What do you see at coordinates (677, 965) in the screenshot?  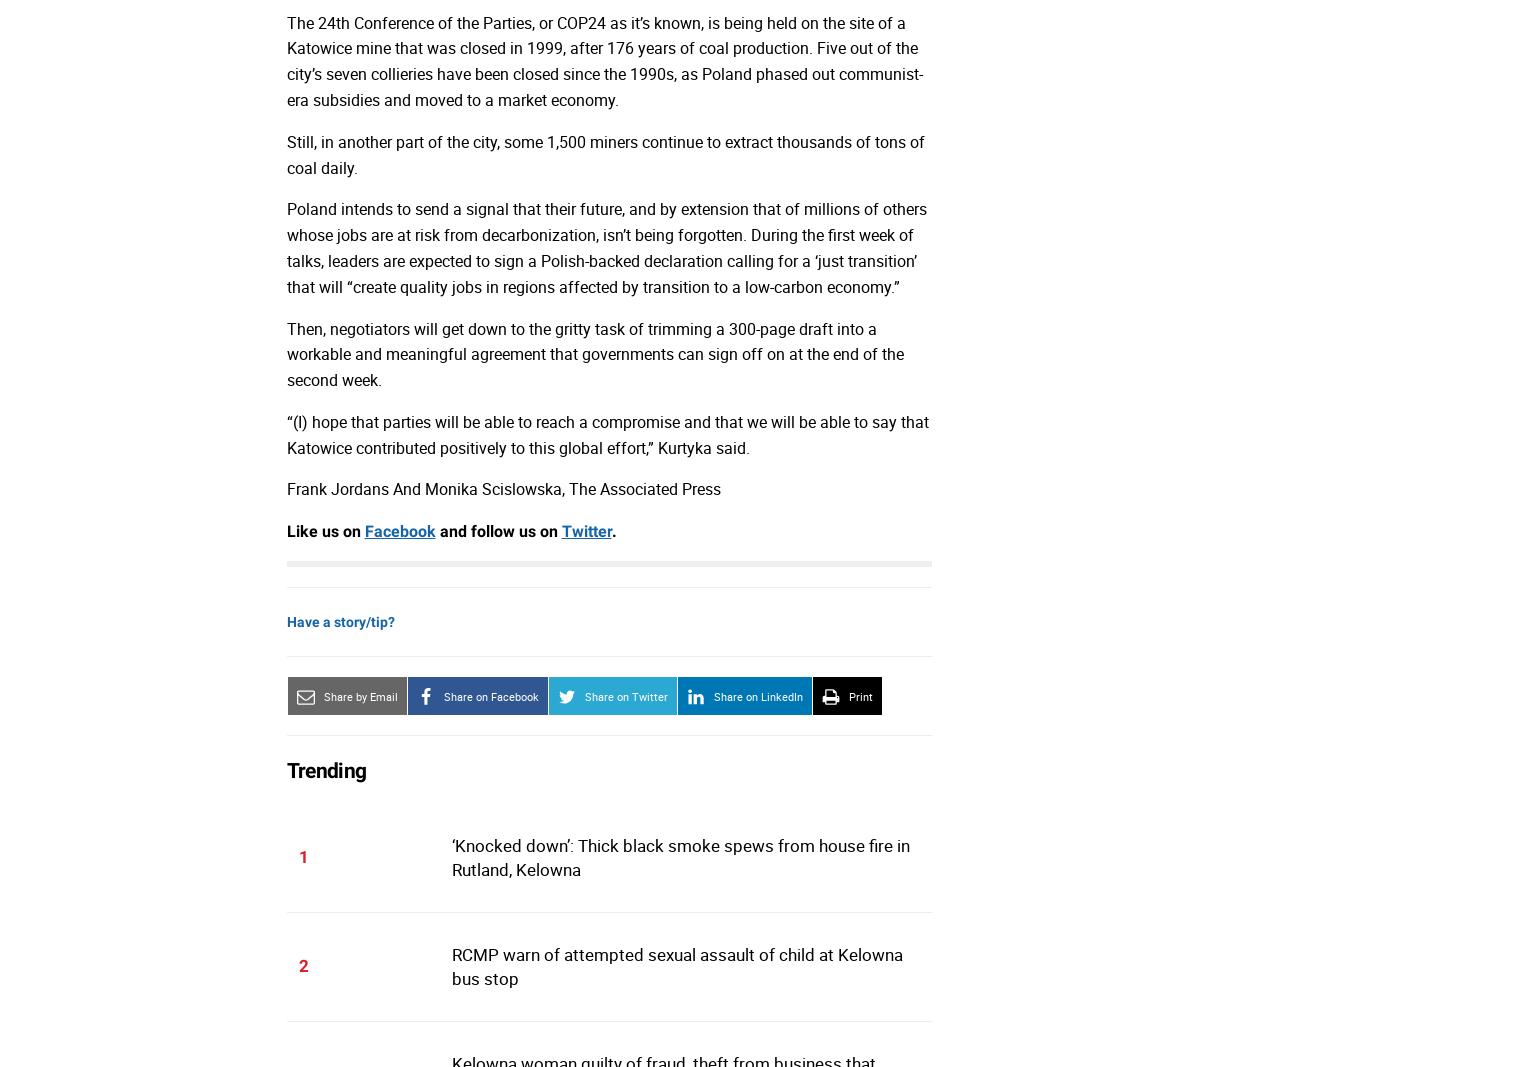 I see `'RCMP warn of attempted sexual assault of child at Kelowna bus stop'` at bounding box center [677, 965].